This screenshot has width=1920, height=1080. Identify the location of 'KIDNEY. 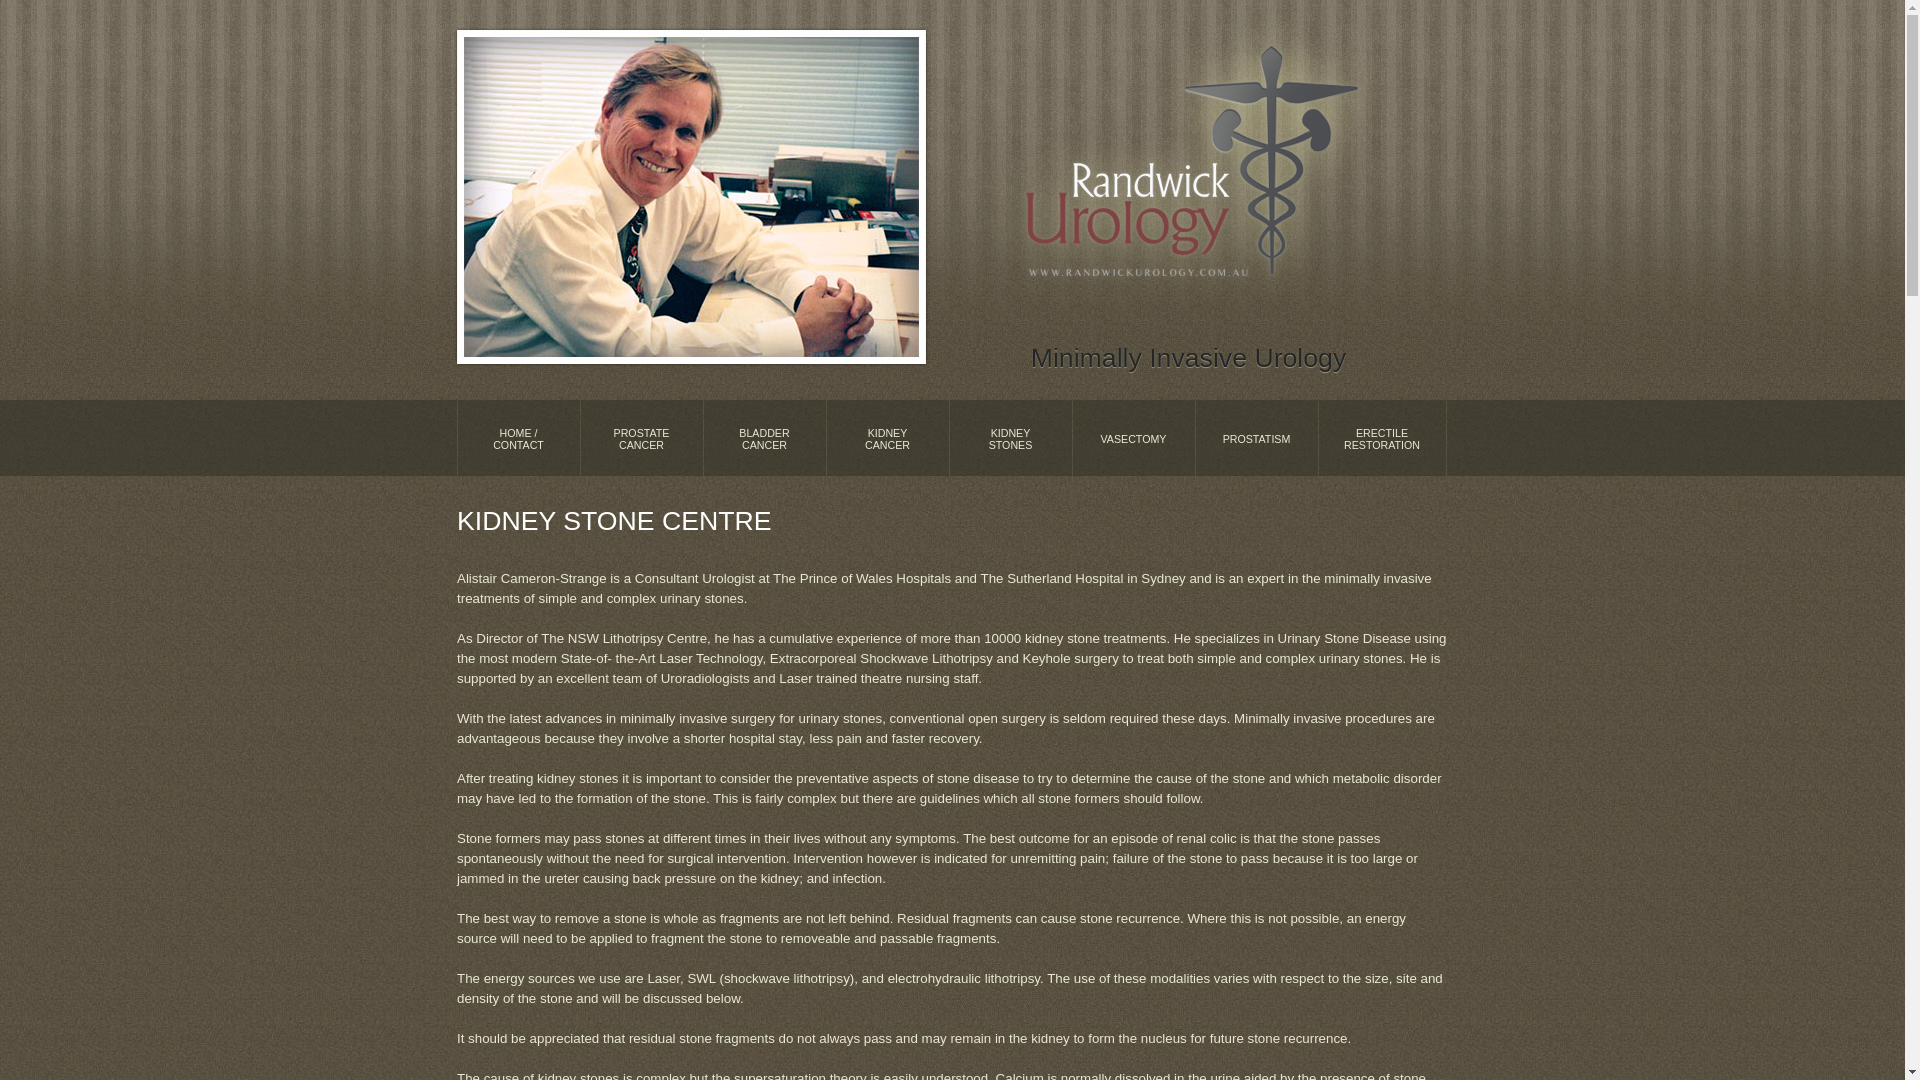
(886, 437).